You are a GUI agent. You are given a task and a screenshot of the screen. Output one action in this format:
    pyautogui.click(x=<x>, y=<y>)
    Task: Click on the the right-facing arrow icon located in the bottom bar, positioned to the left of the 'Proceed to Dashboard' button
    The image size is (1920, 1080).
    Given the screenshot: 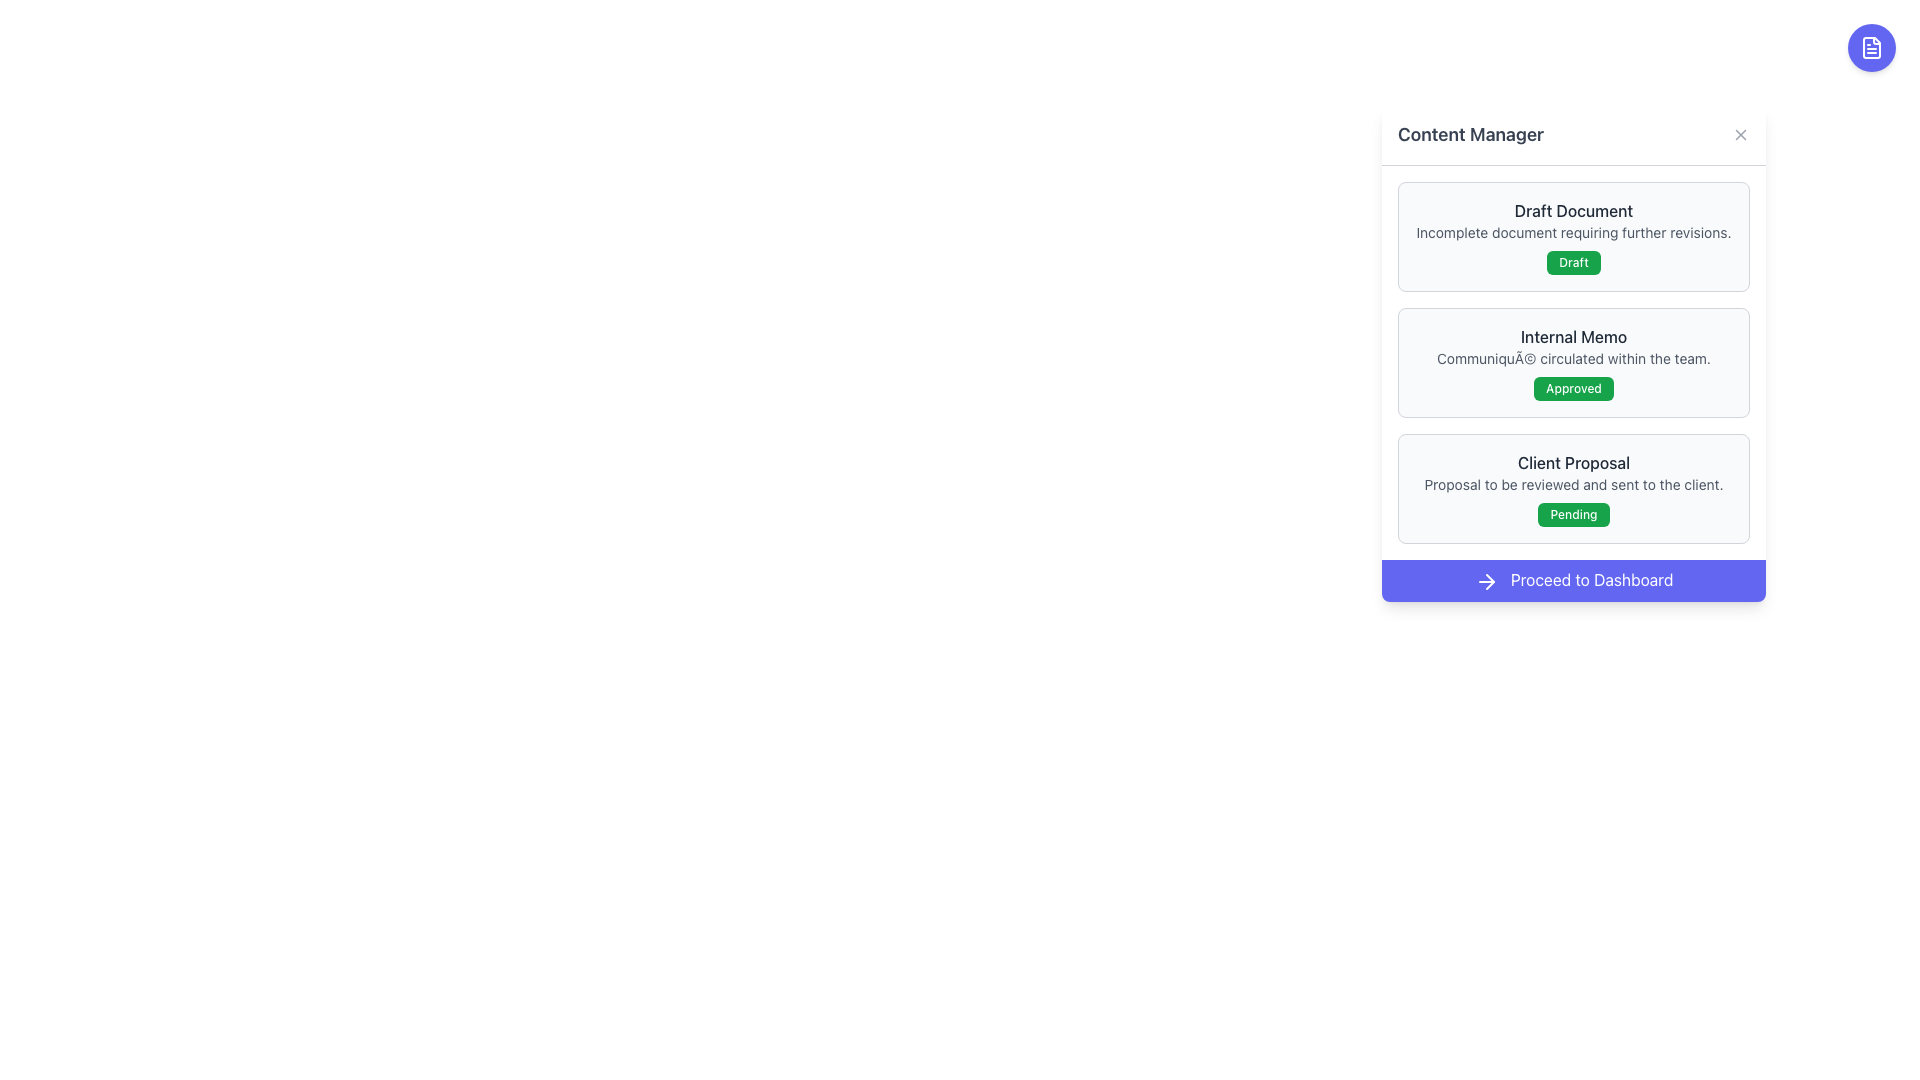 What is the action you would take?
    pyautogui.click(x=1490, y=581)
    